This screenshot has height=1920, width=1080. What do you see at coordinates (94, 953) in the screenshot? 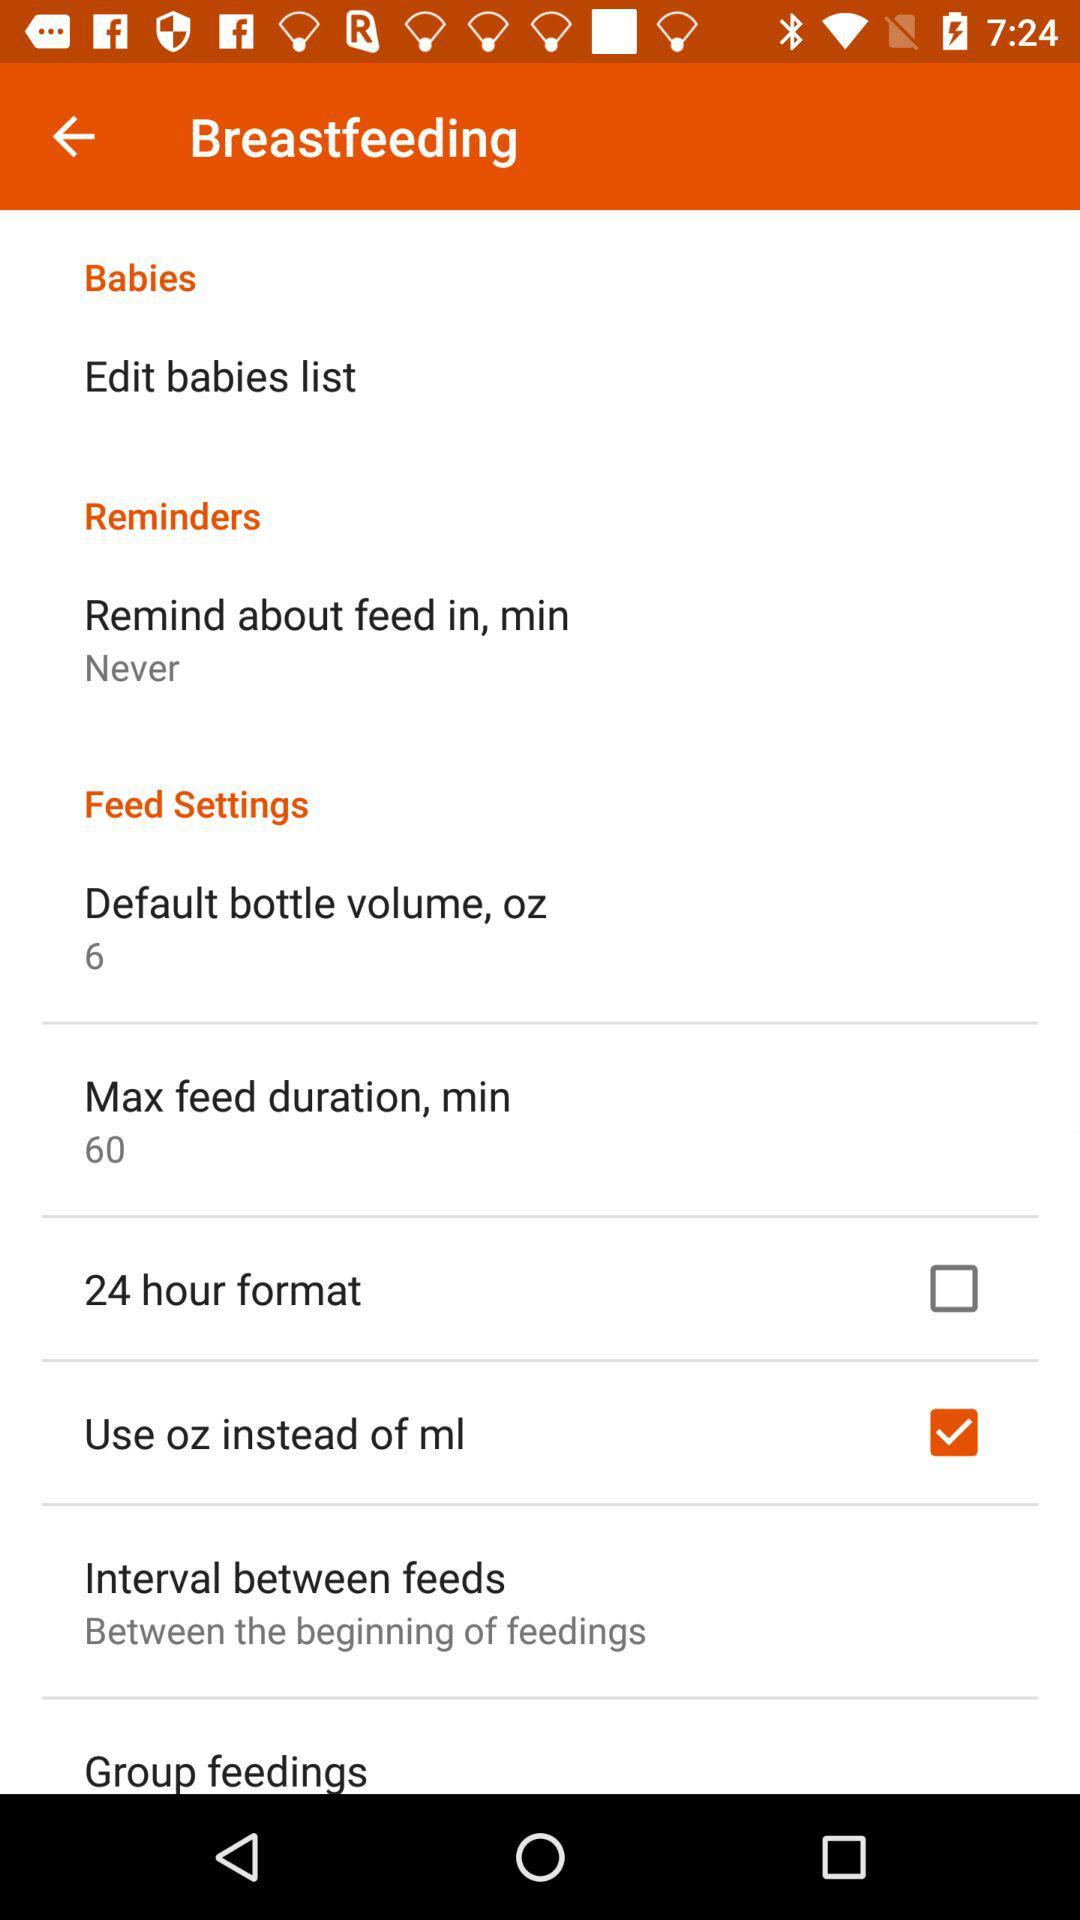
I see `the item below default bottle volume item` at bounding box center [94, 953].